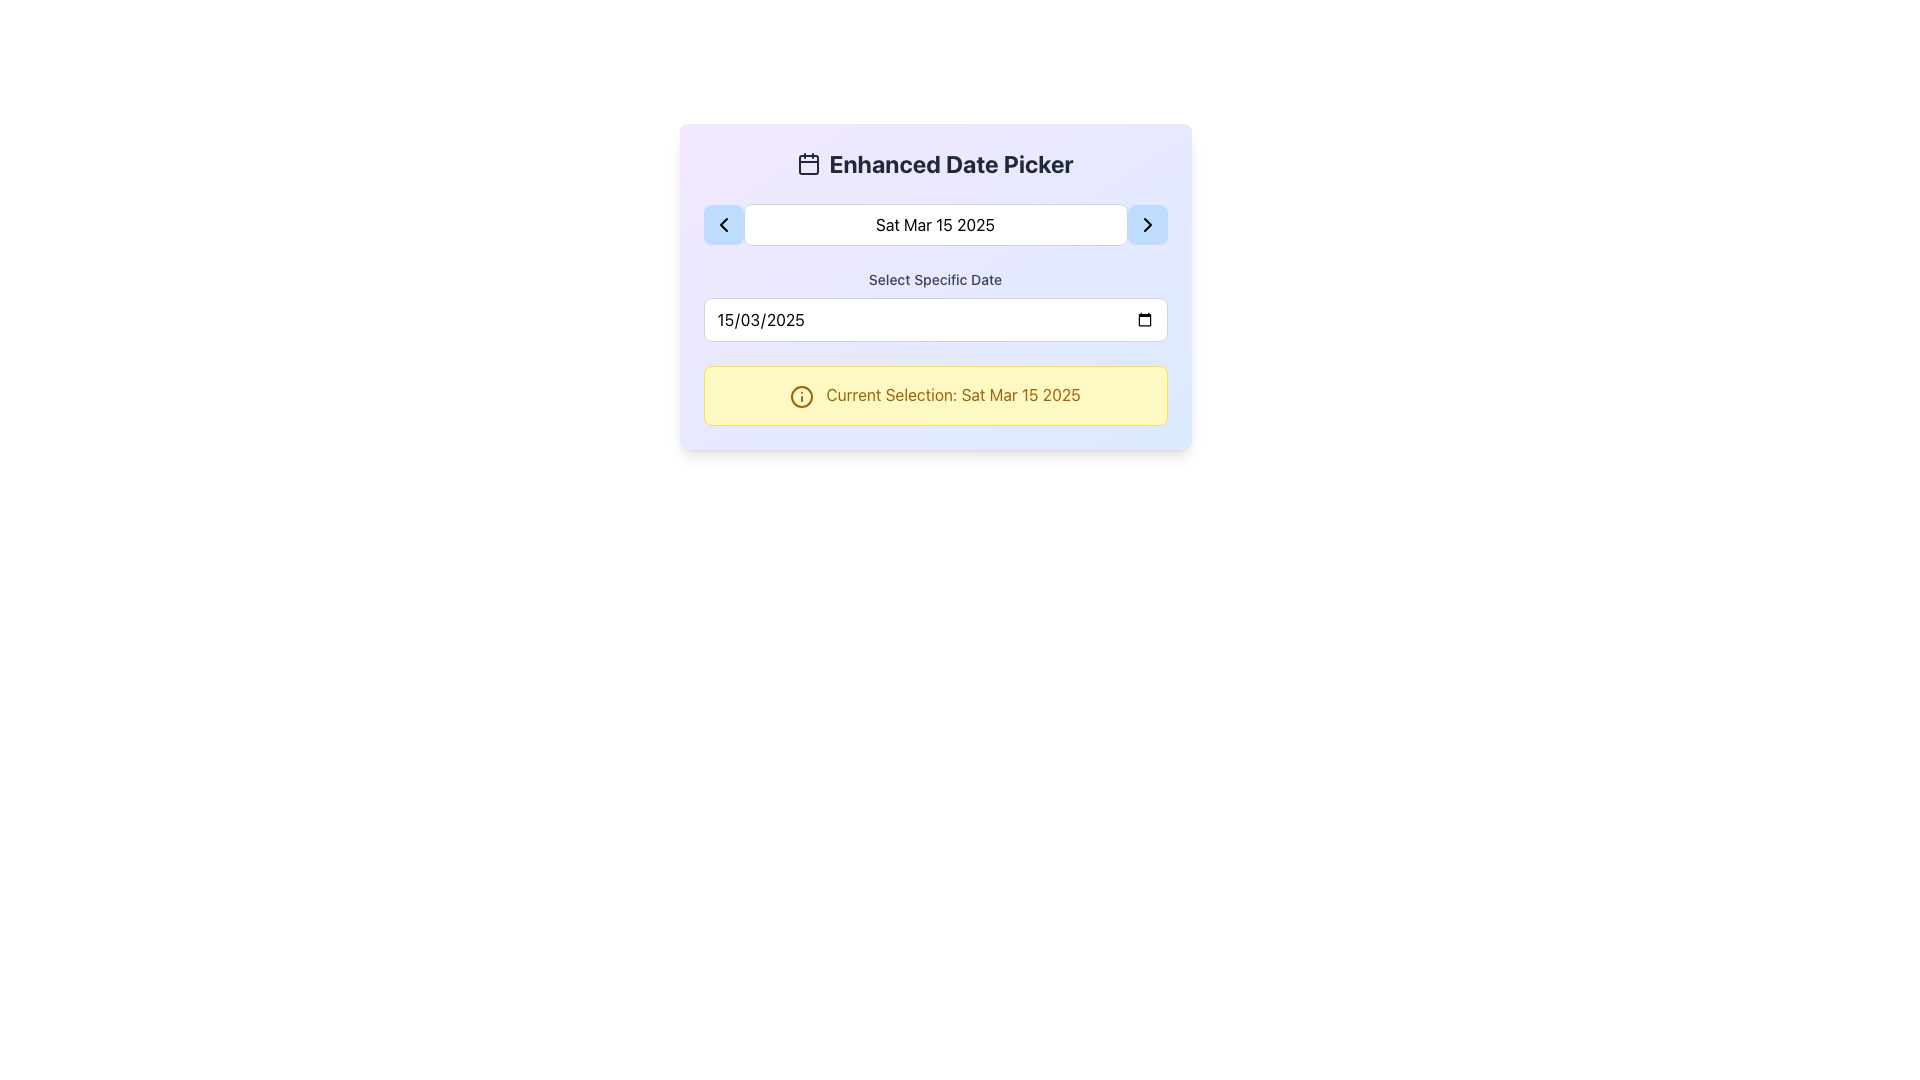 The image size is (1920, 1080). Describe the element at coordinates (934, 305) in the screenshot. I see `the date input field located centrally in the card below the current date display` at that location.